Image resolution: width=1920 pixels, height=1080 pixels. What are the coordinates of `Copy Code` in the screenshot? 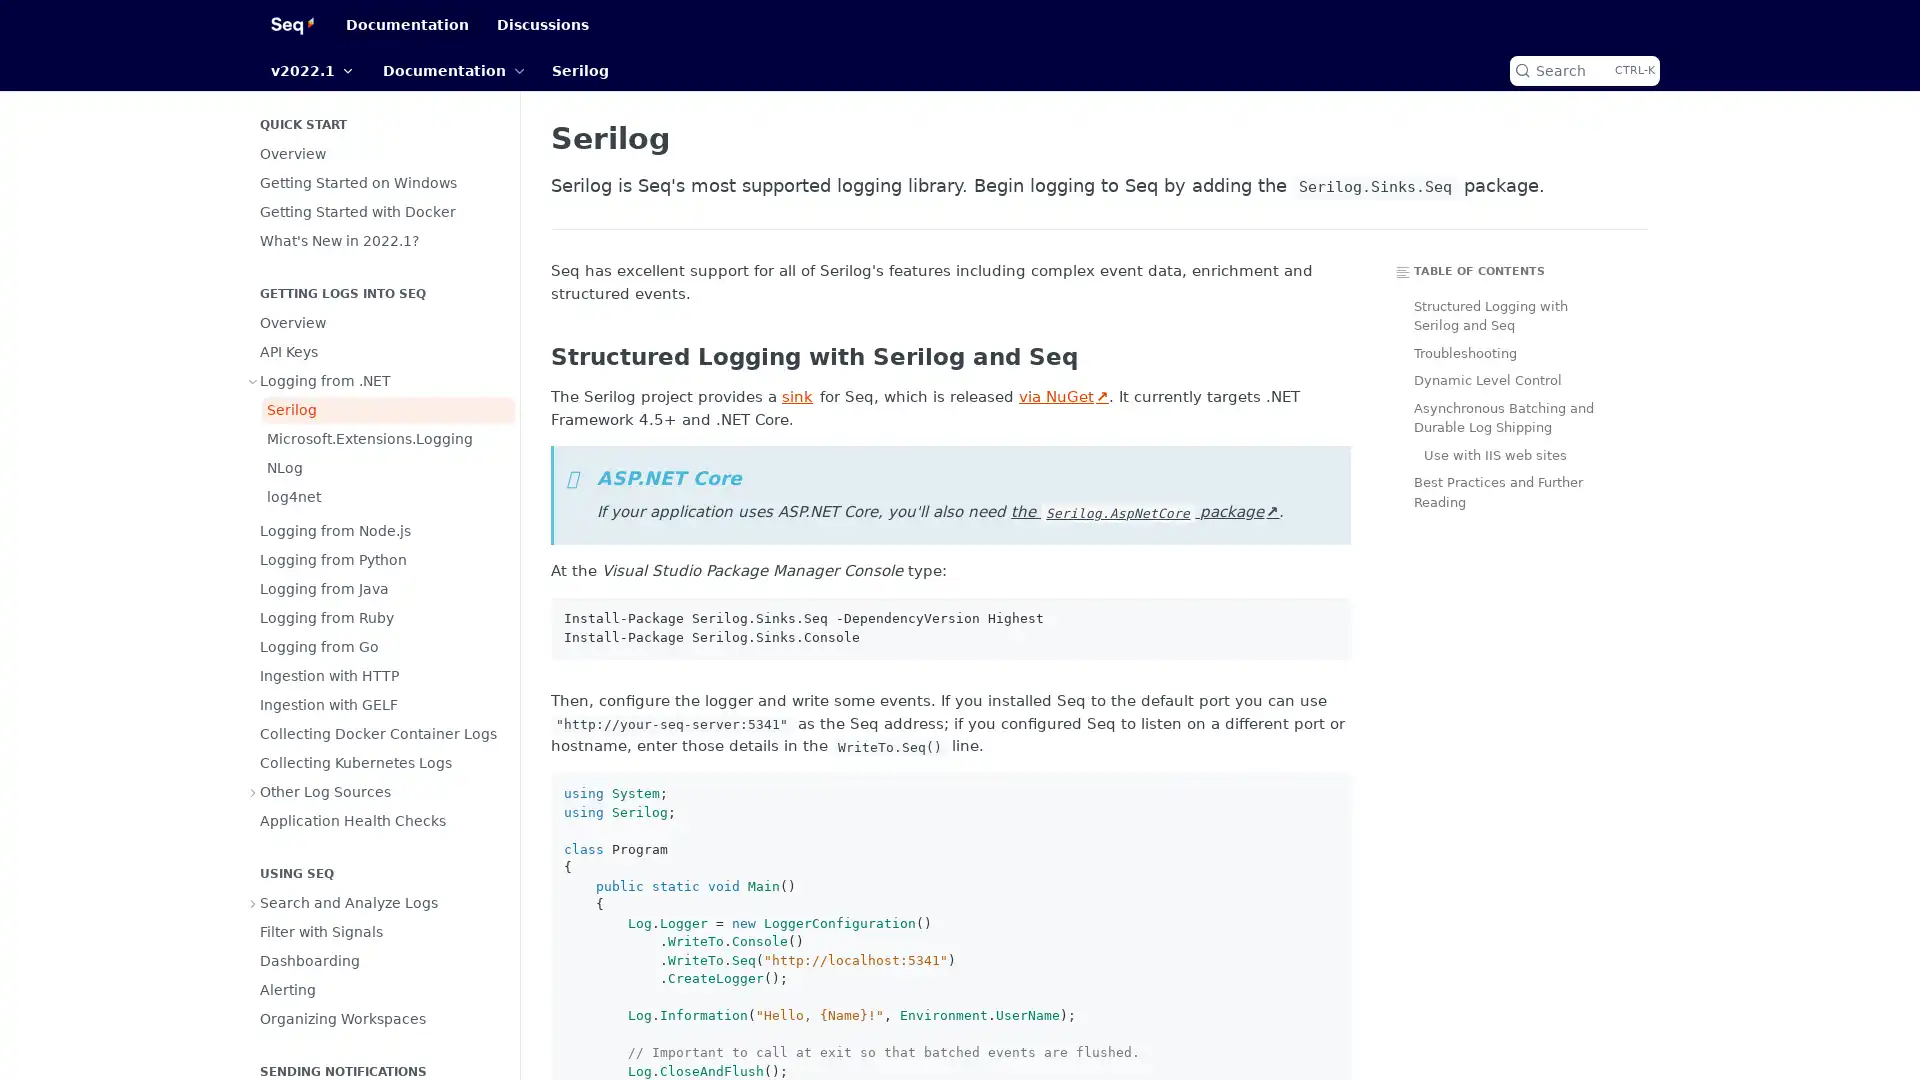 It's located at (1328, 793).